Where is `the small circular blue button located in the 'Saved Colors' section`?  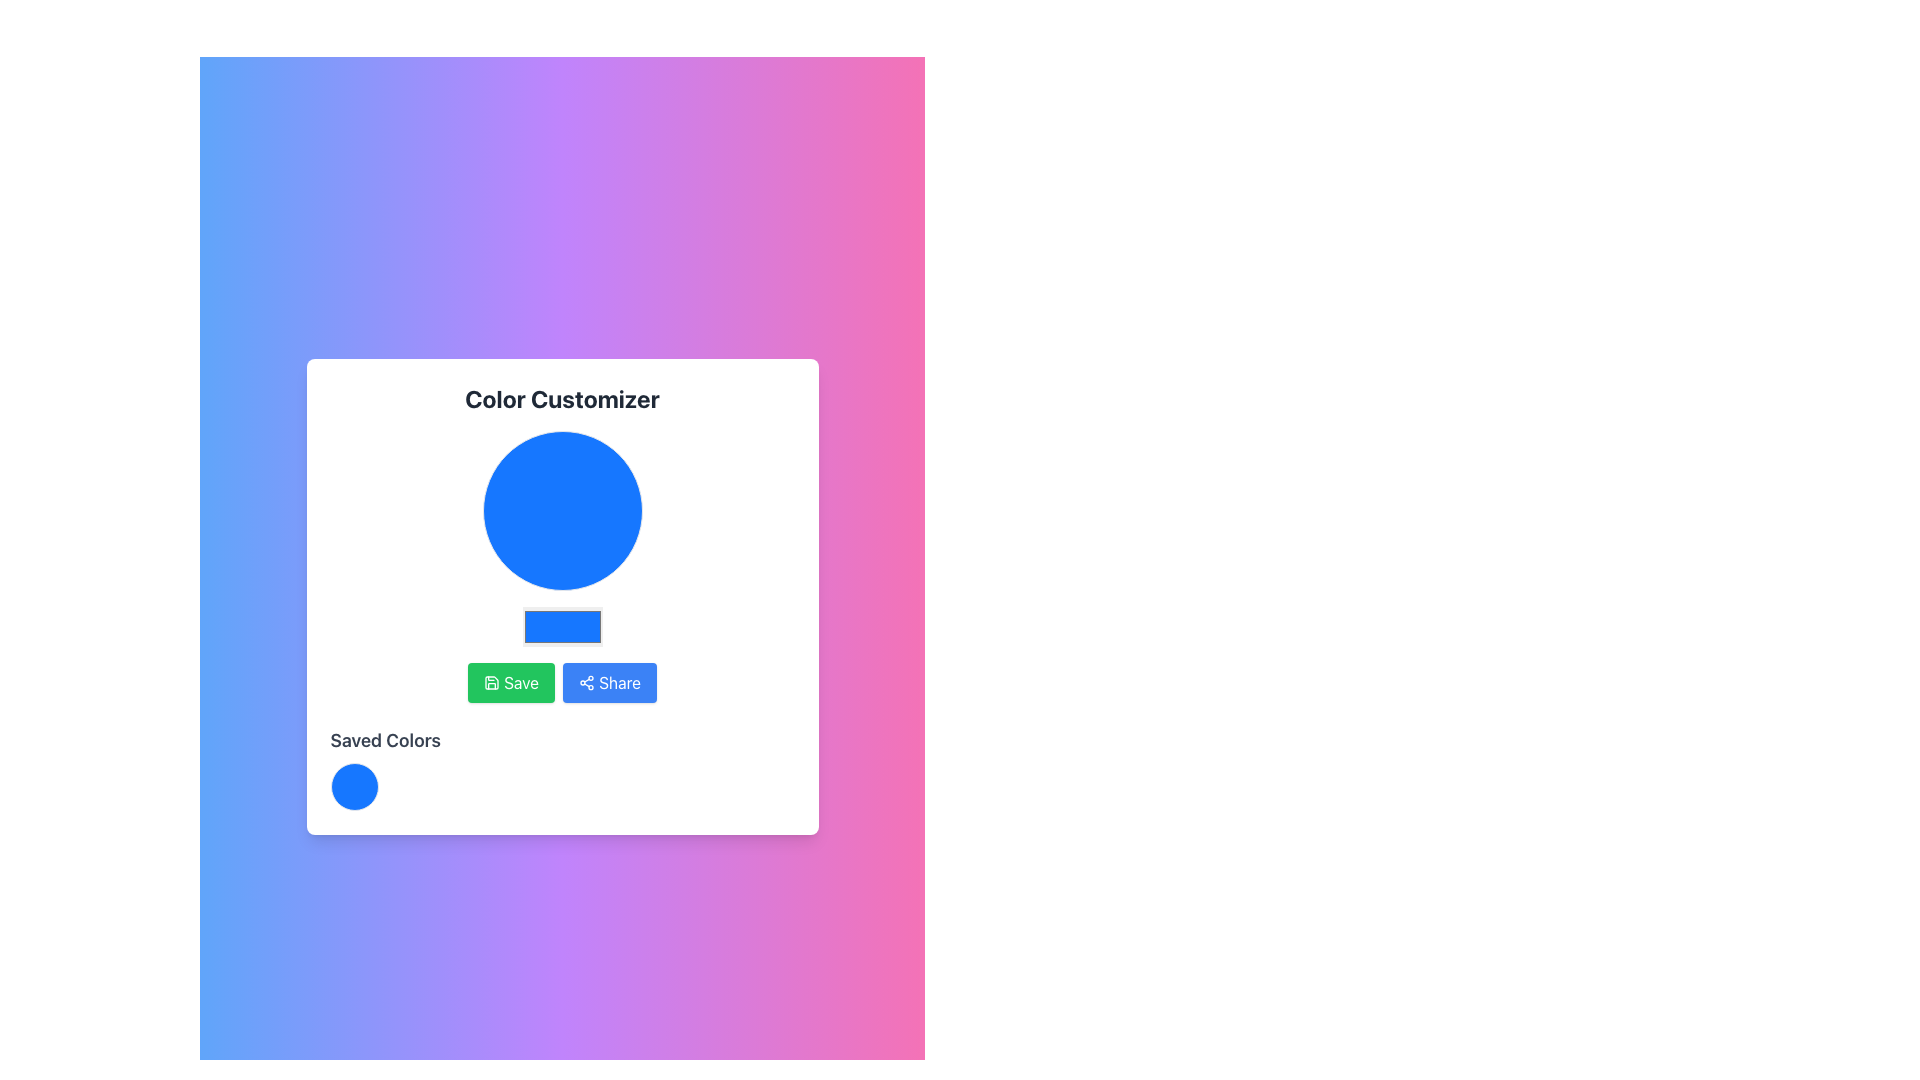 the small circular blue button located in the 'Saved Colors' section is located at coordinates (354, 785).